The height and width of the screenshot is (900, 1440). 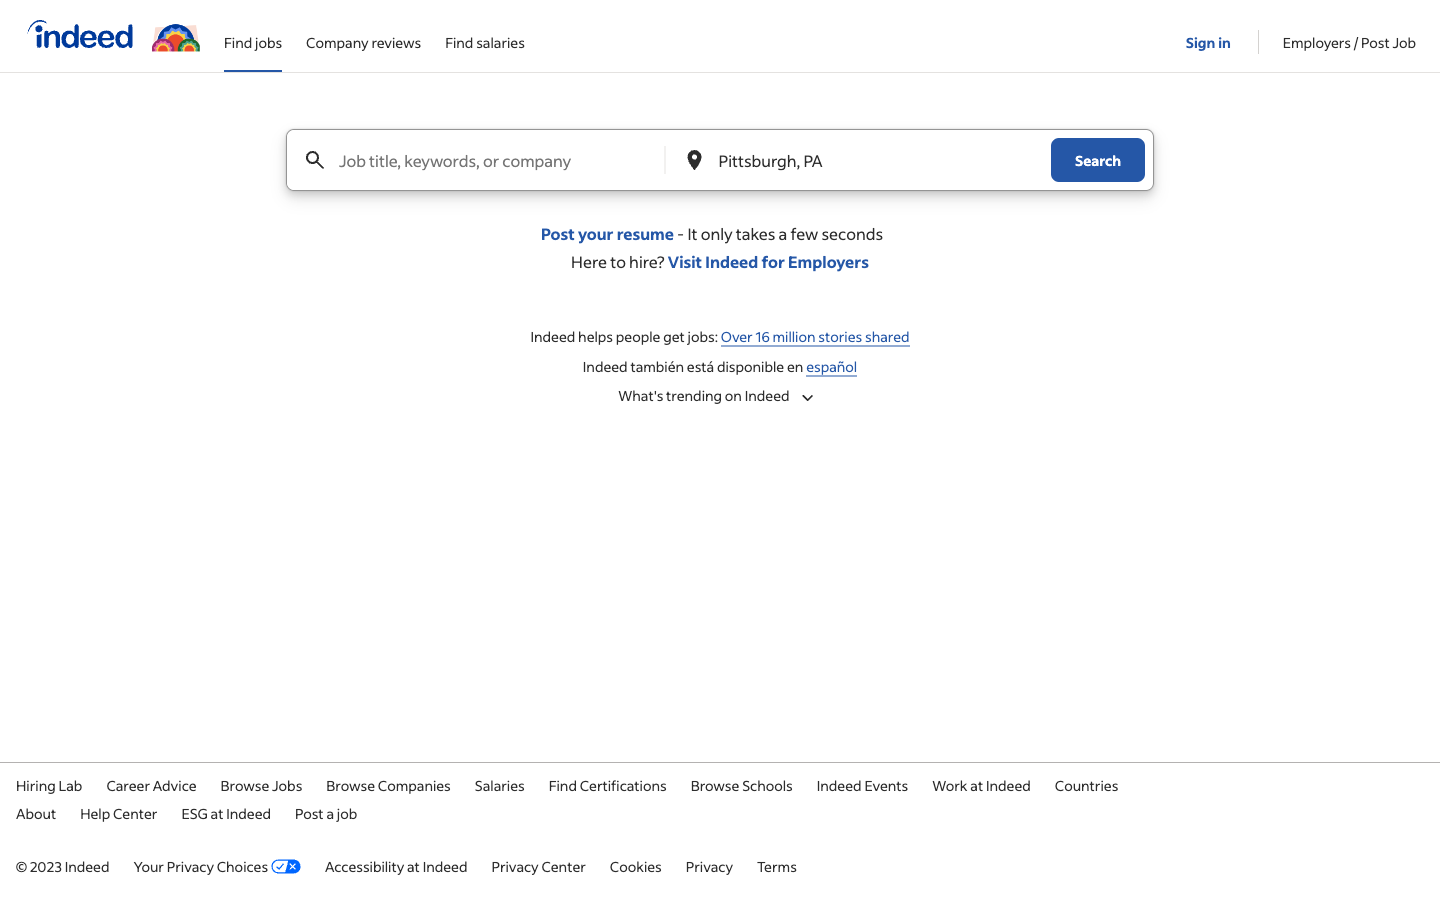 I want to click on Search for organizations having job vacancies, so click(x=387, y=783).